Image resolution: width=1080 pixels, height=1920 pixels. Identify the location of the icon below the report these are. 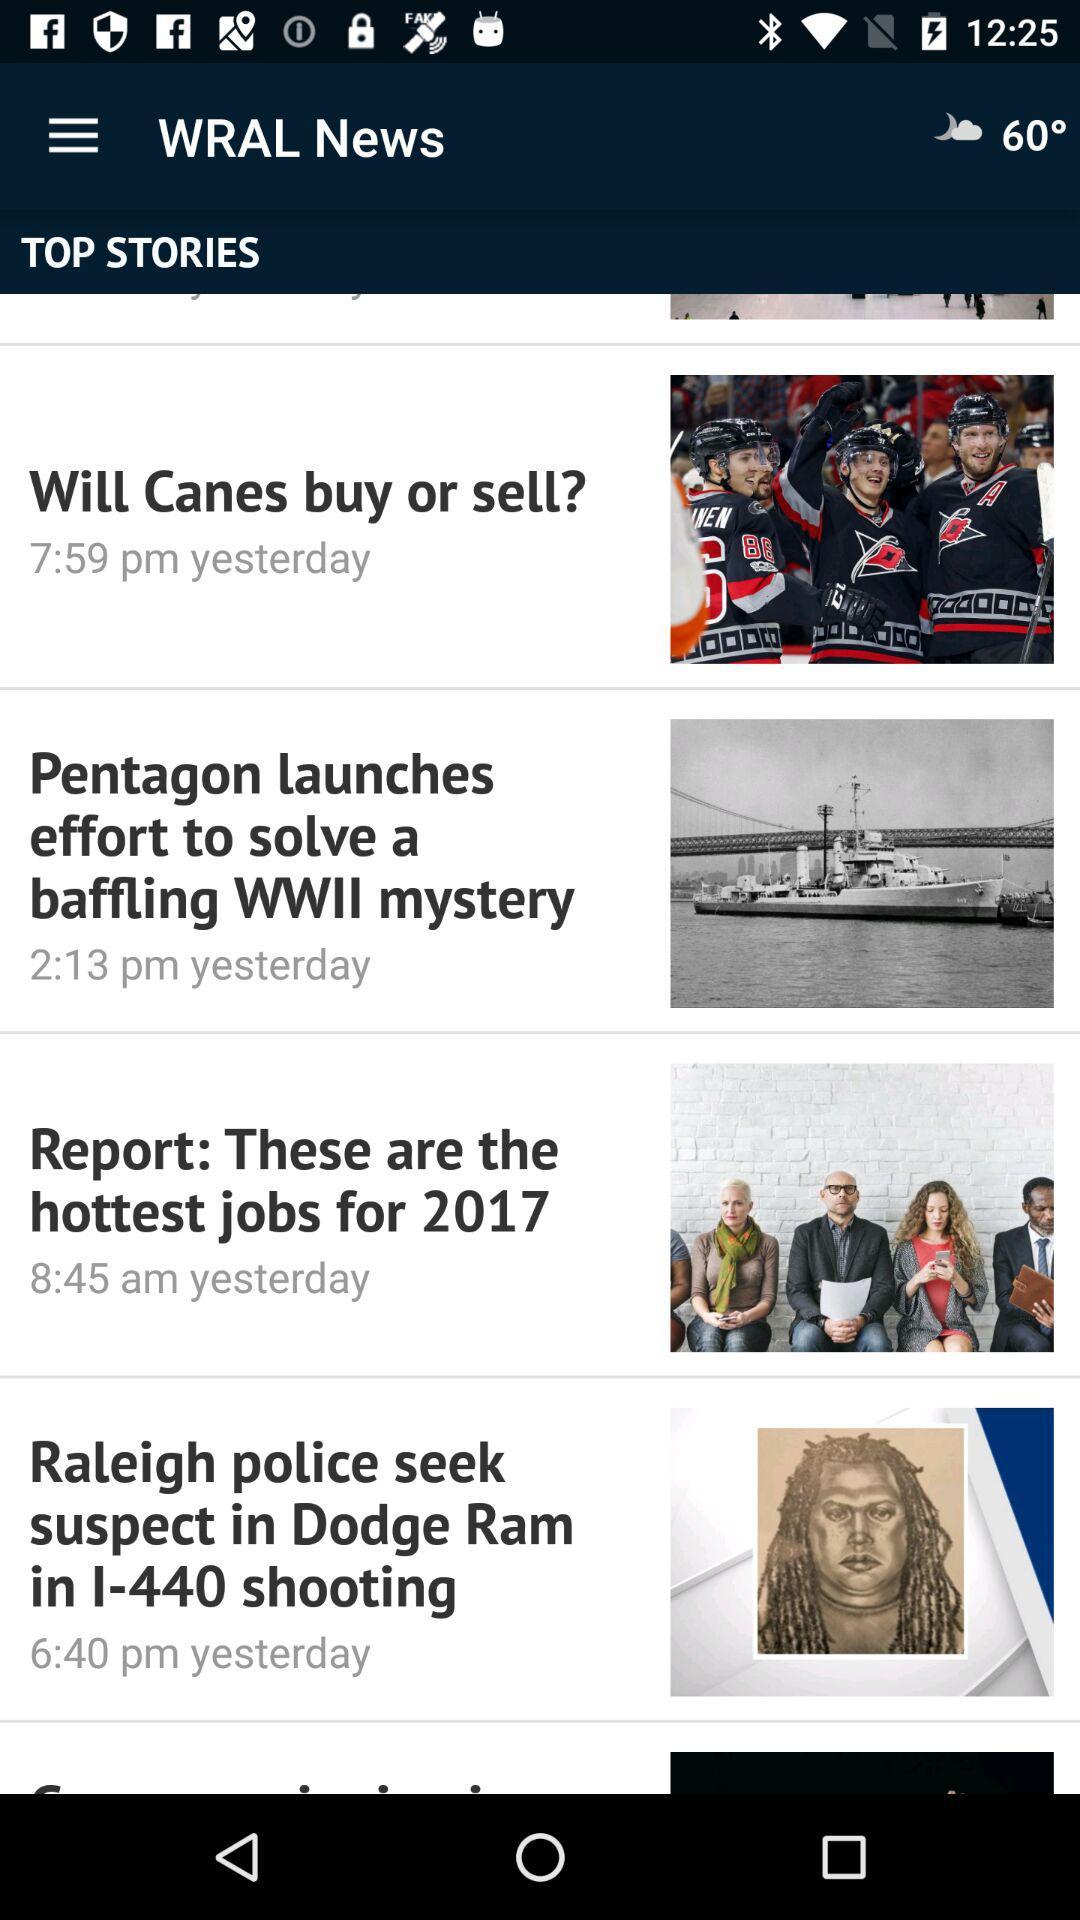
(321, 1275).